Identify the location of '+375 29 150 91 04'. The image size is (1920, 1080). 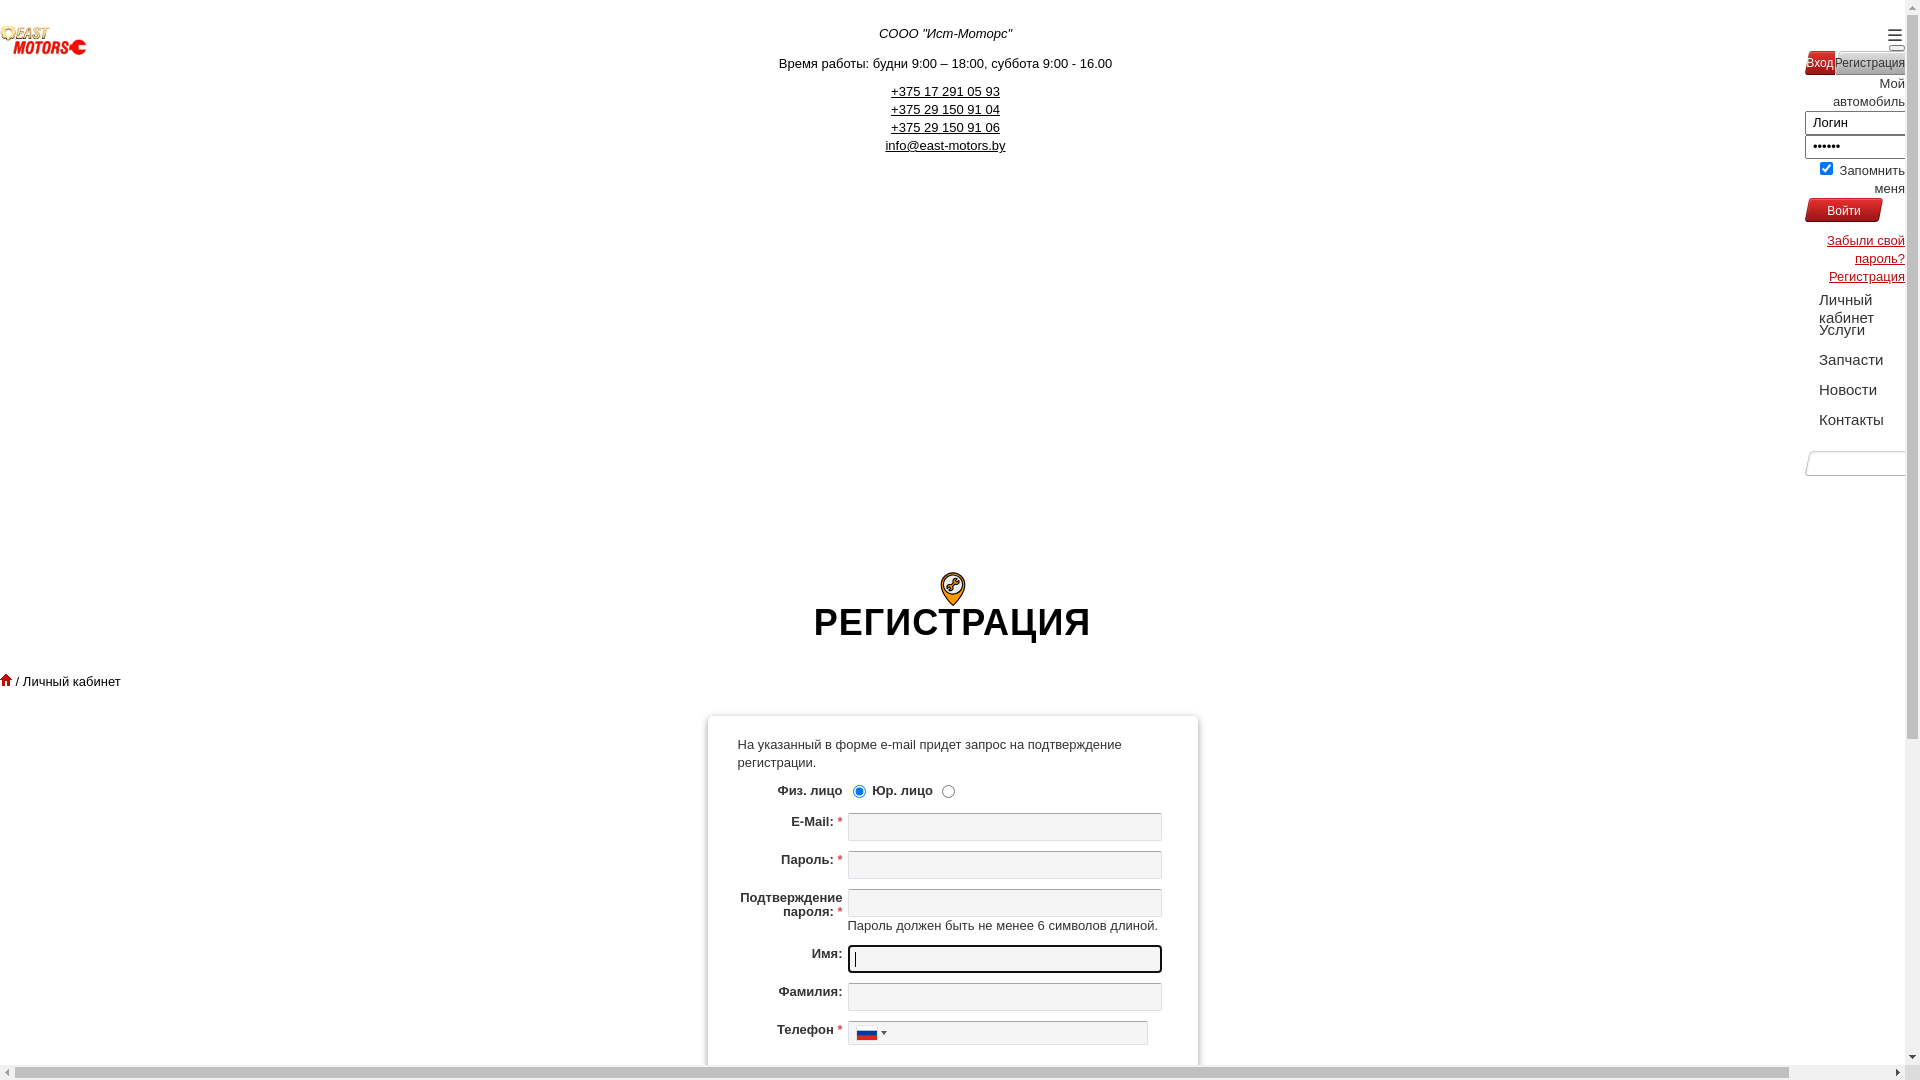
(944, 109).